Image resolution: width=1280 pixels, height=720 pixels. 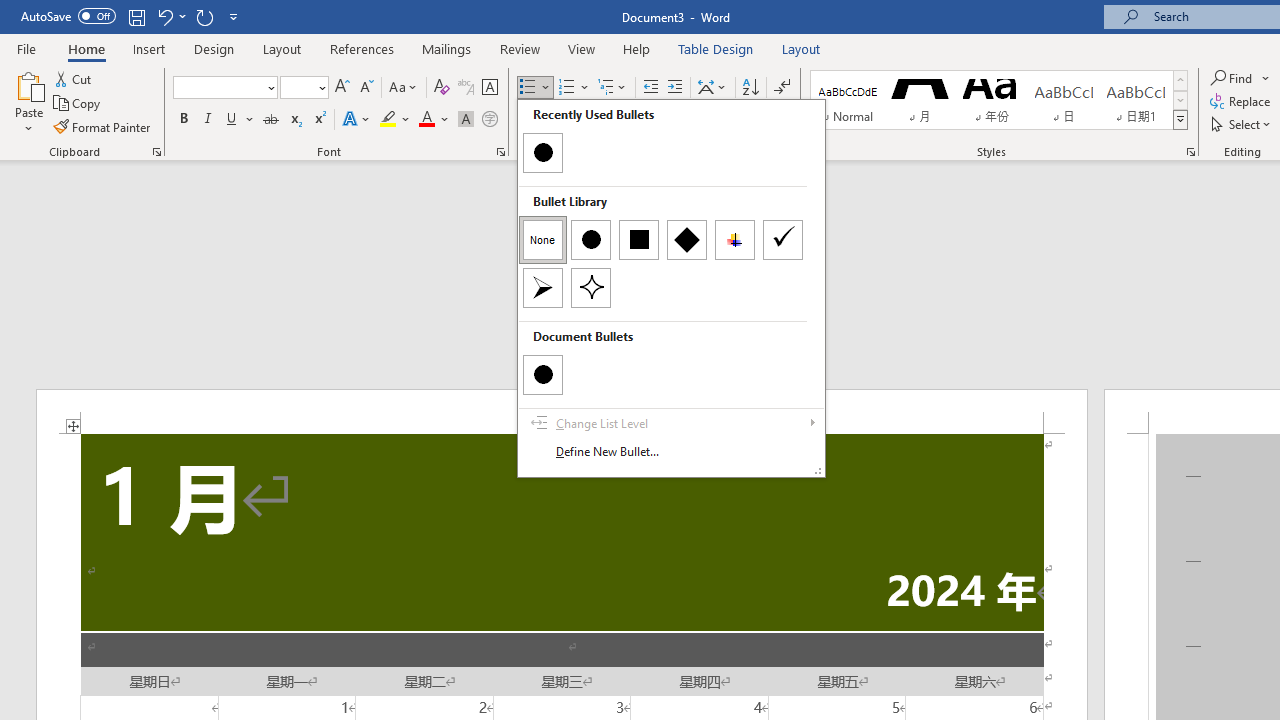 I want to click on 'Strikethrough', so click(x=269, y=119).